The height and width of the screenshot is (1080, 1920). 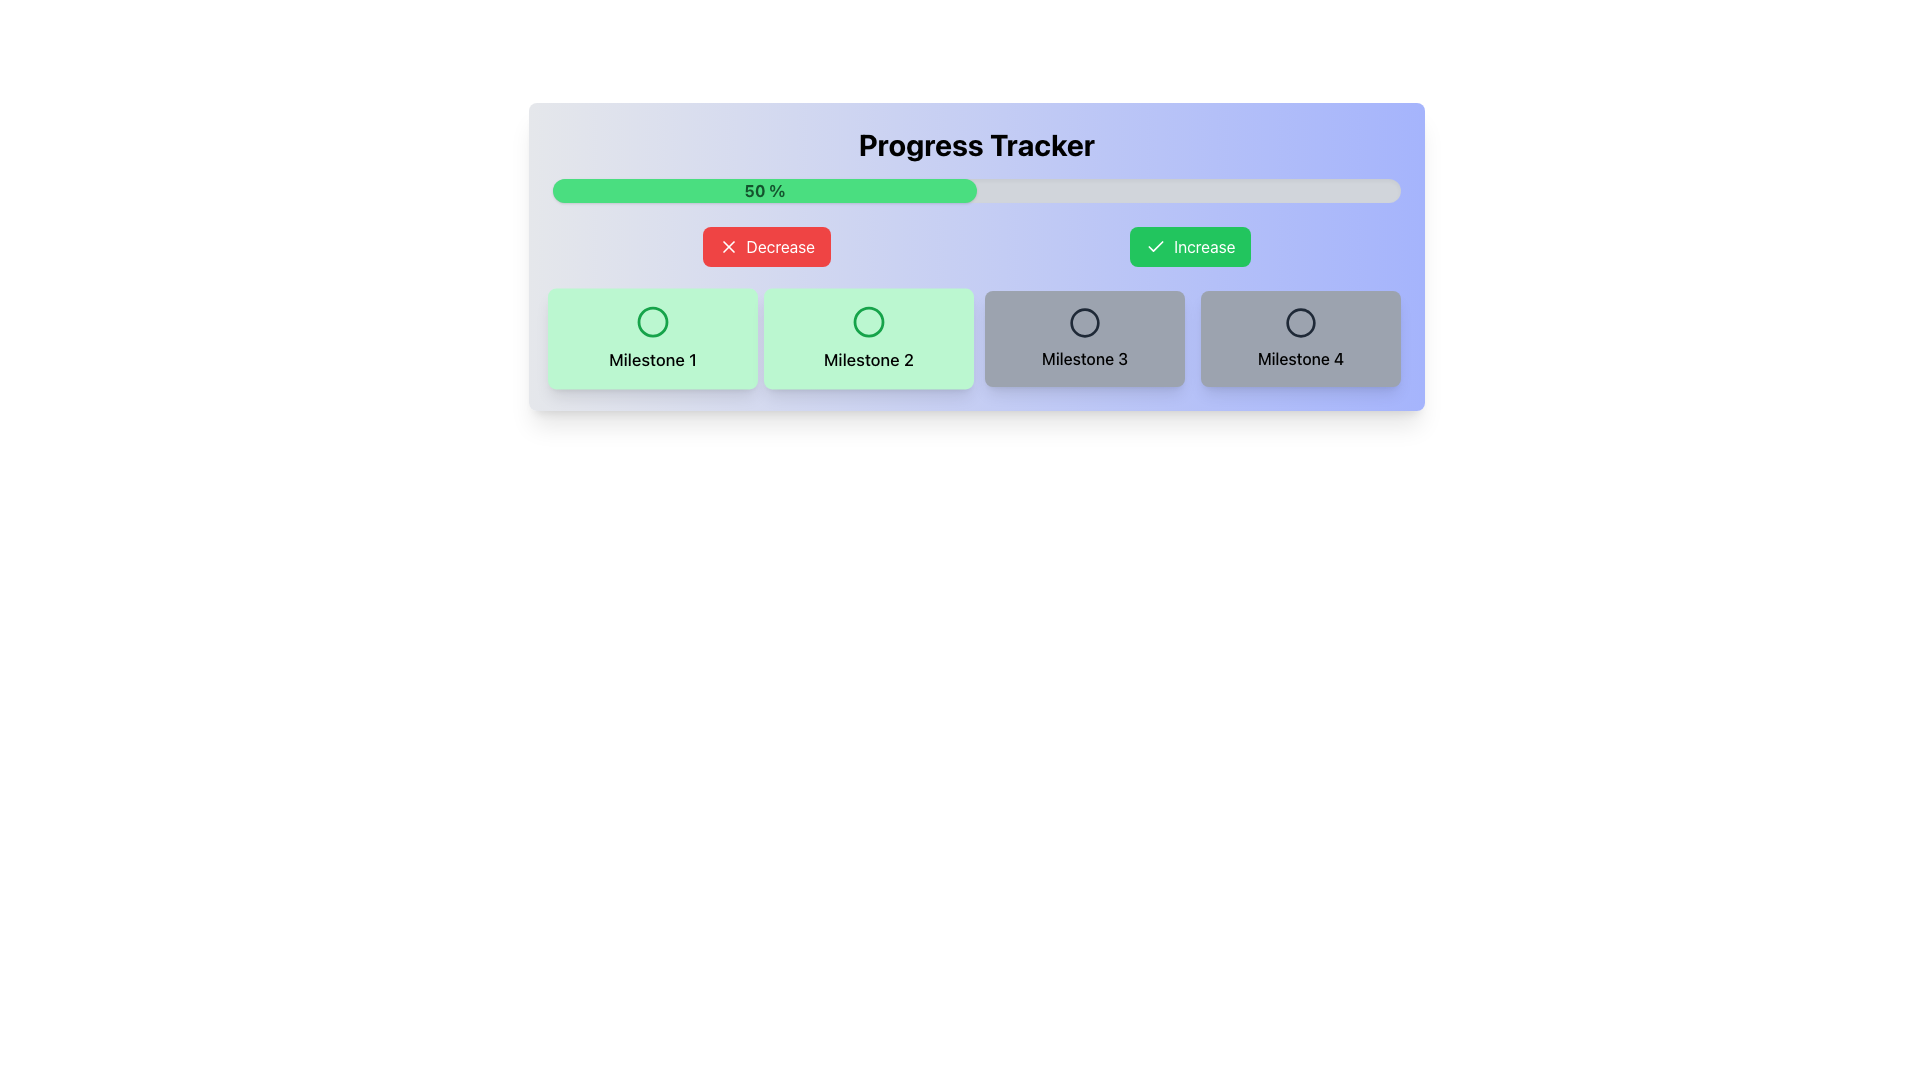 What do you see at coordinates (652, 358) in the screenshot?
I see `text label located in the bottom-left quadrant of the milestone indicator component, positioned directly beneath the circular icon` at bounding box center [652, 358].